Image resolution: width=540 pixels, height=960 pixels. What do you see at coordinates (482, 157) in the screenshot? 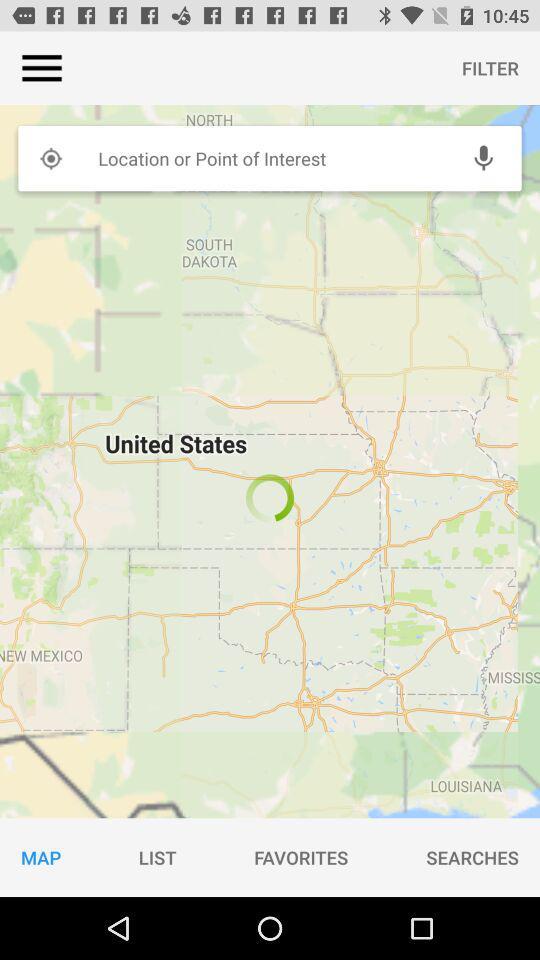
I see `the microphone icon` at bounding box center [482, 157].